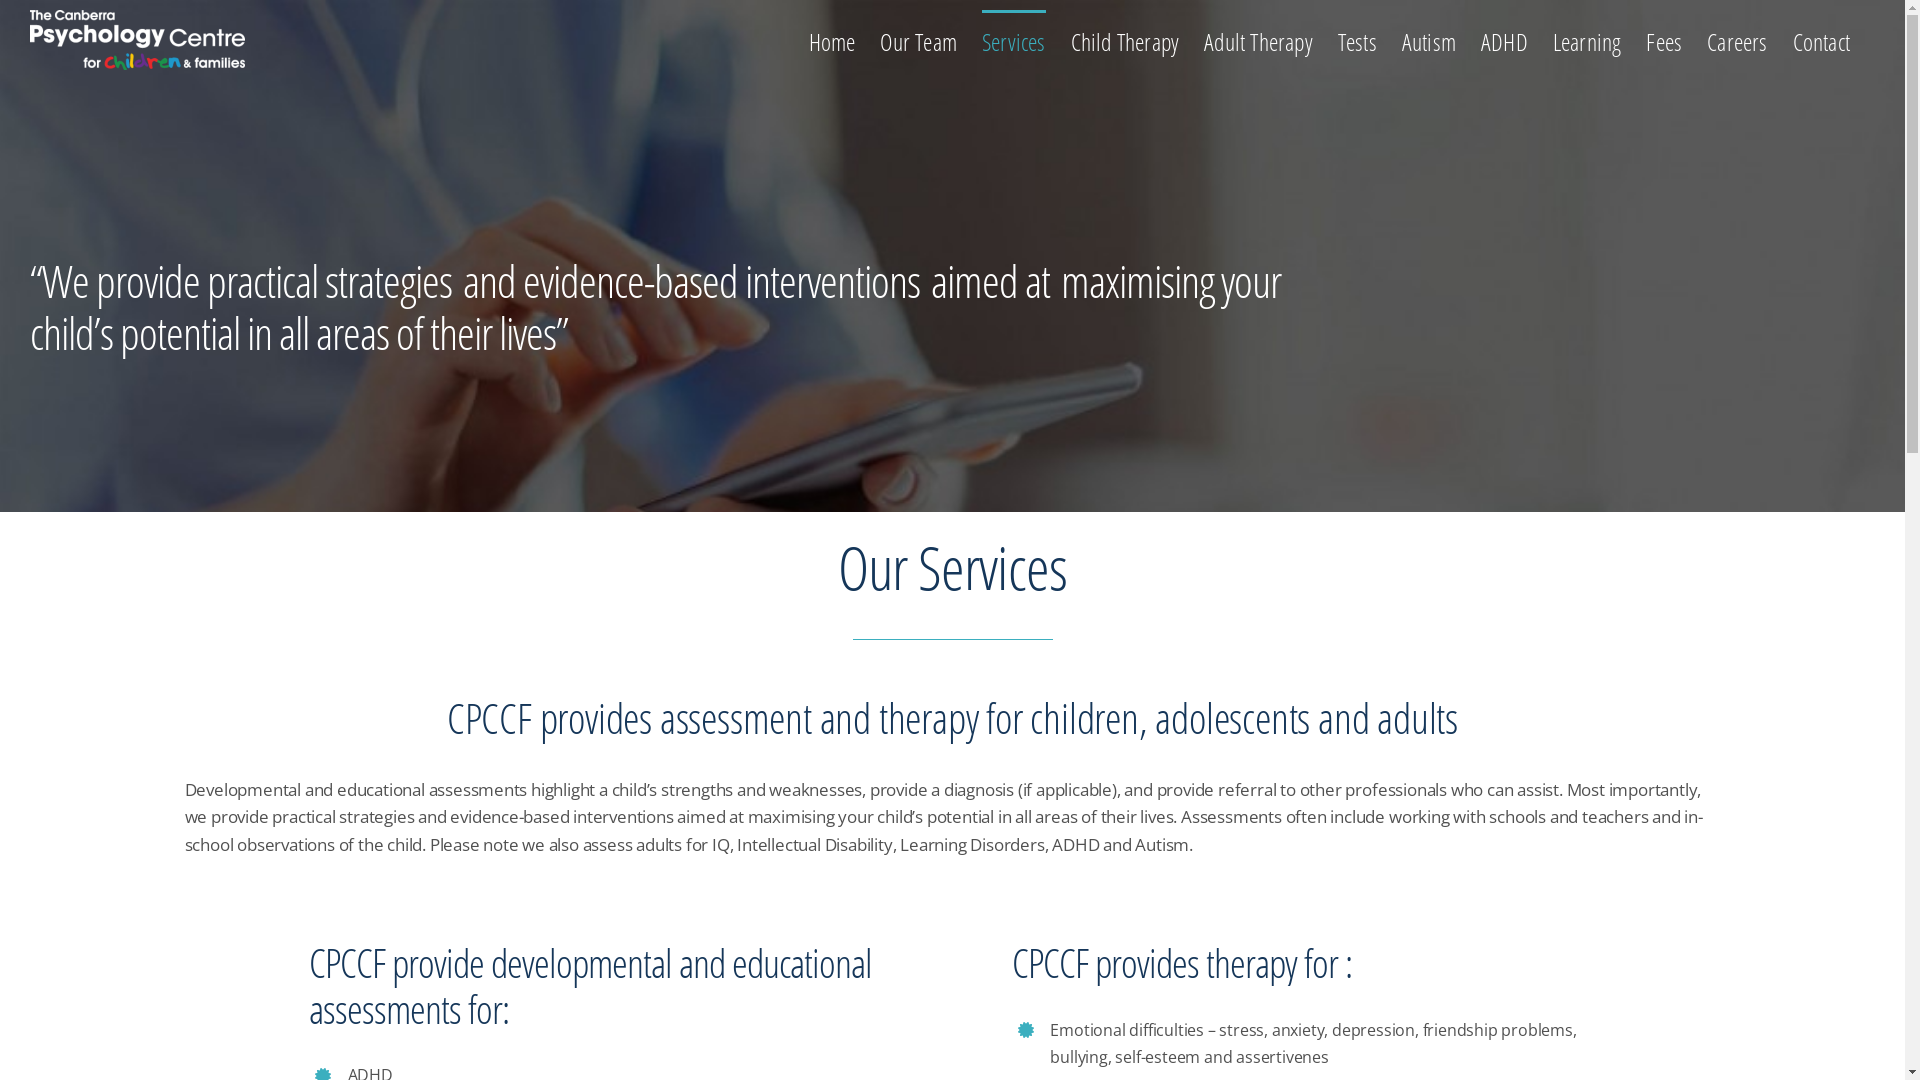 Image resolution: width=1920 pixels, height=1080 pixels. Describe the element at coordinates (1552, 39) in the screenshot. I see `'Learning'` at that location.